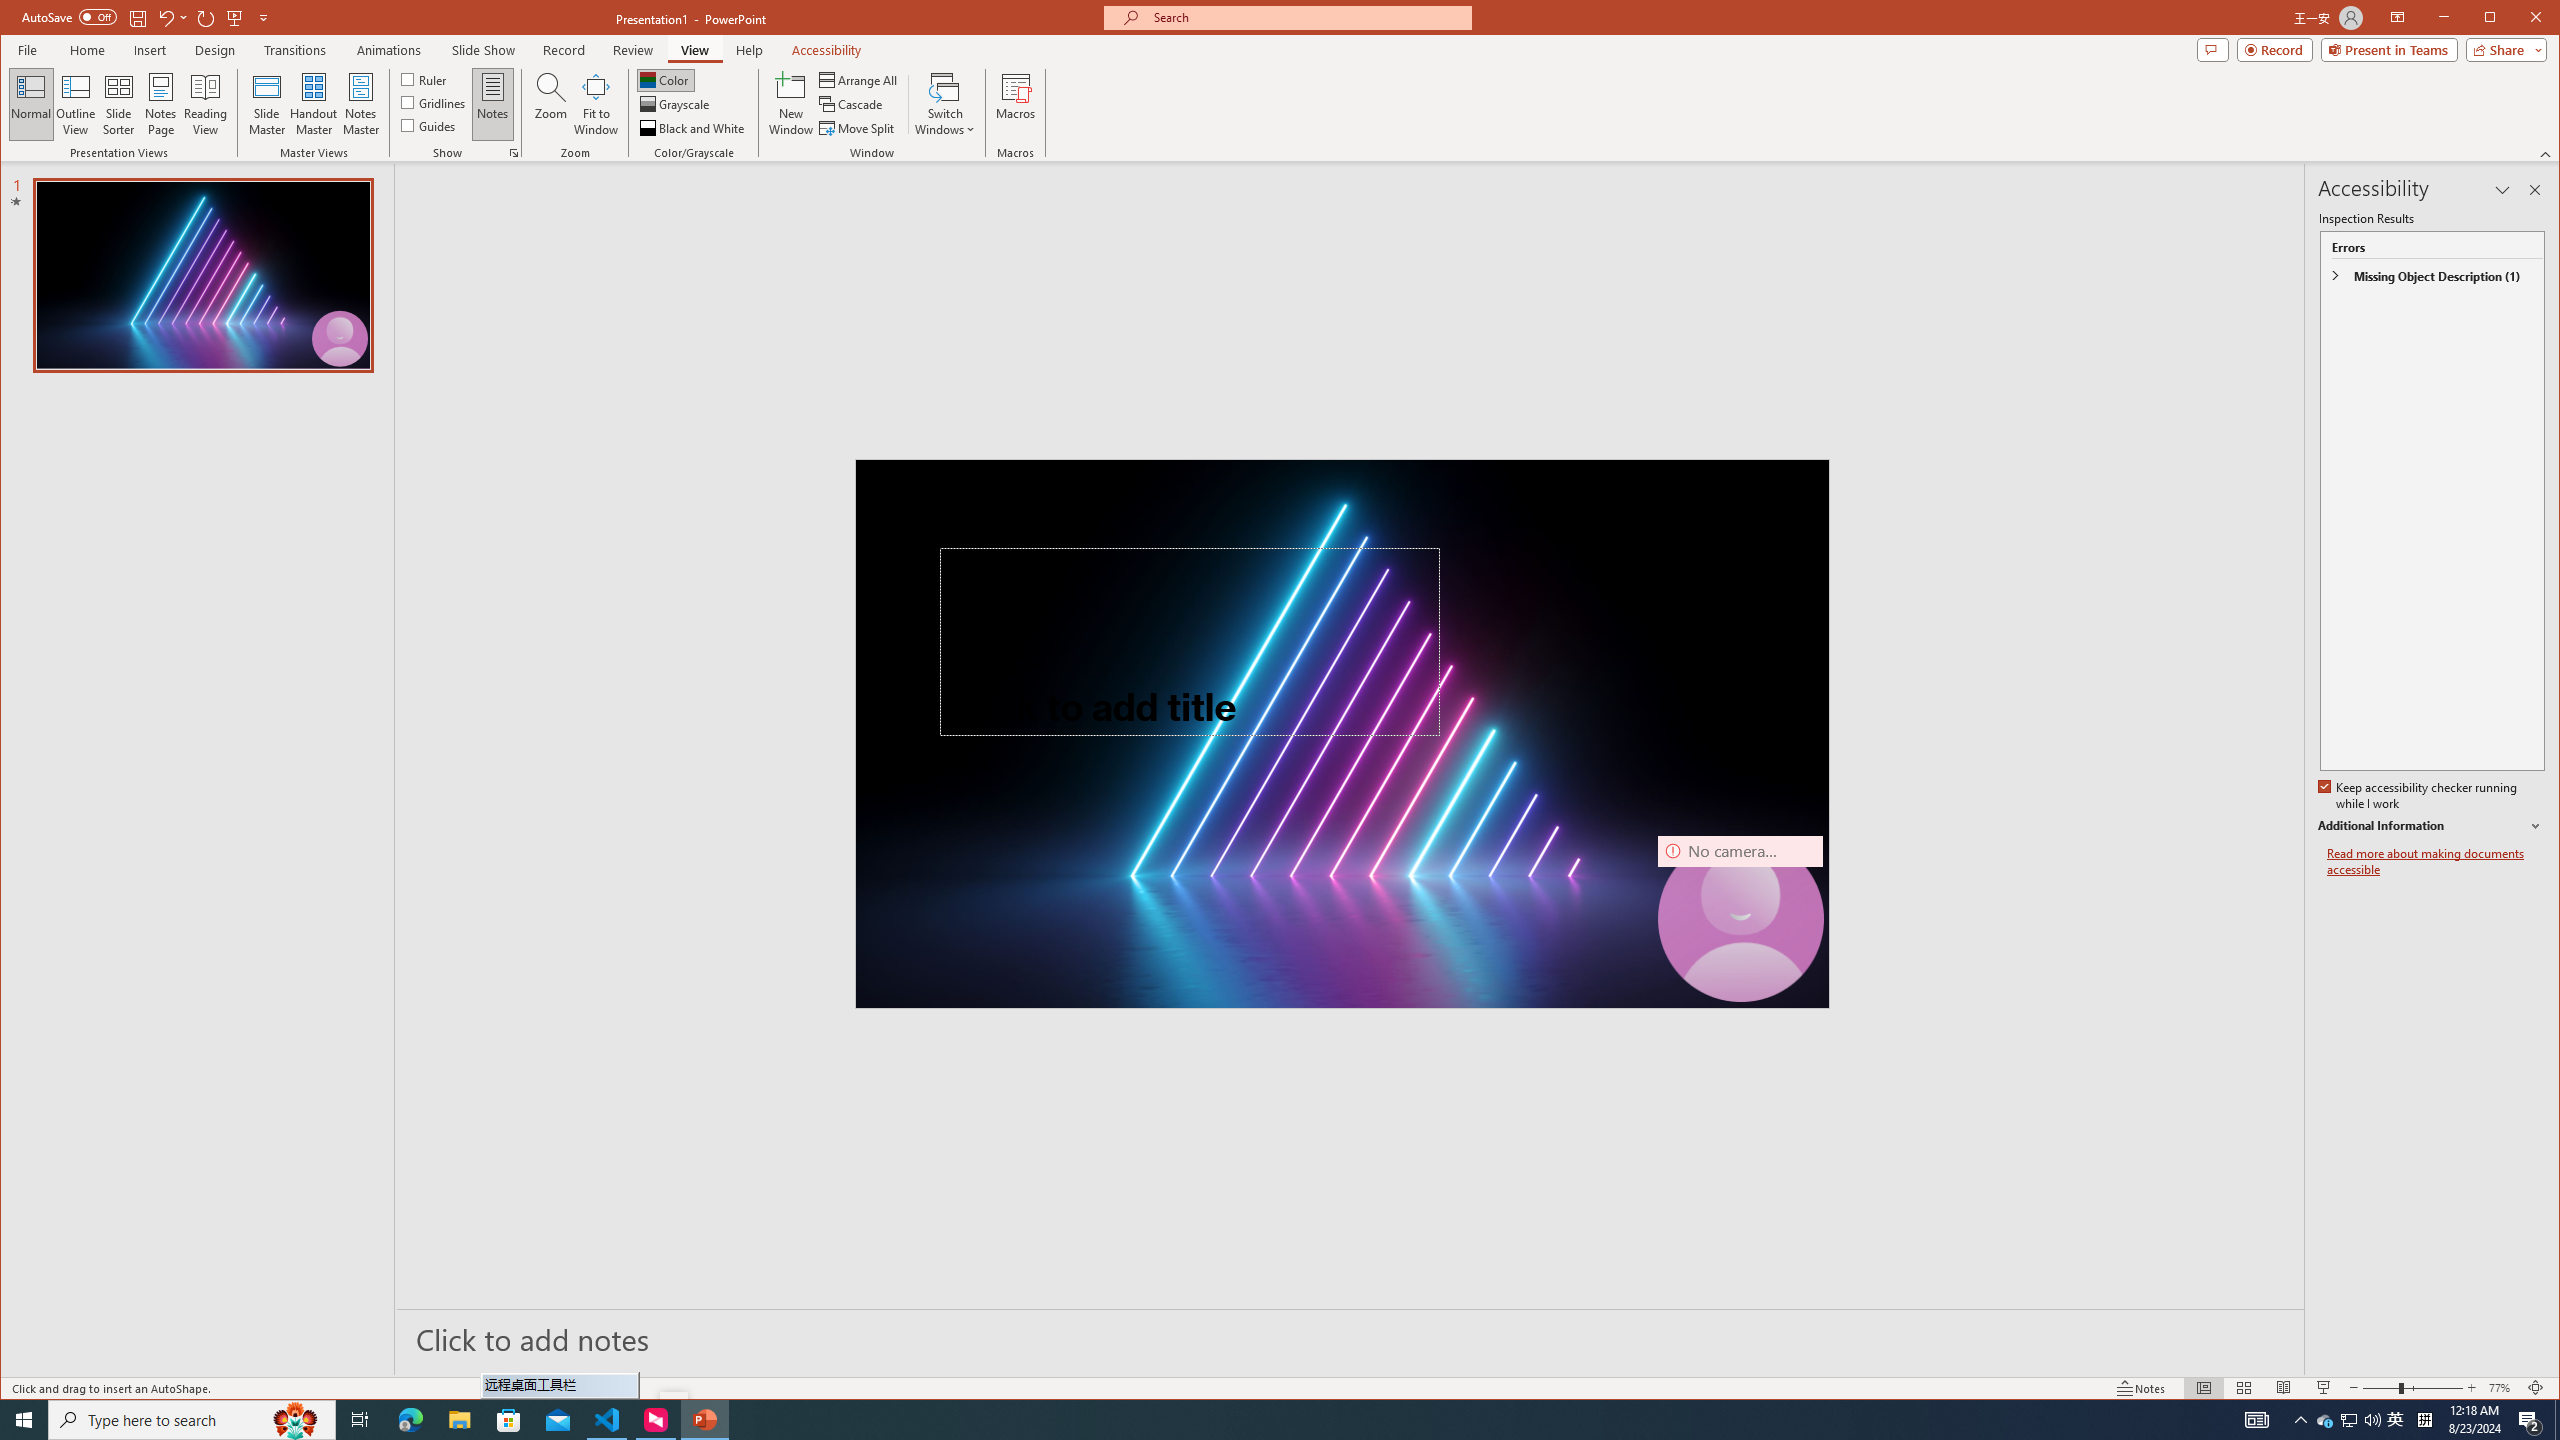  I want to click on 'Guides', so click(428, 125).